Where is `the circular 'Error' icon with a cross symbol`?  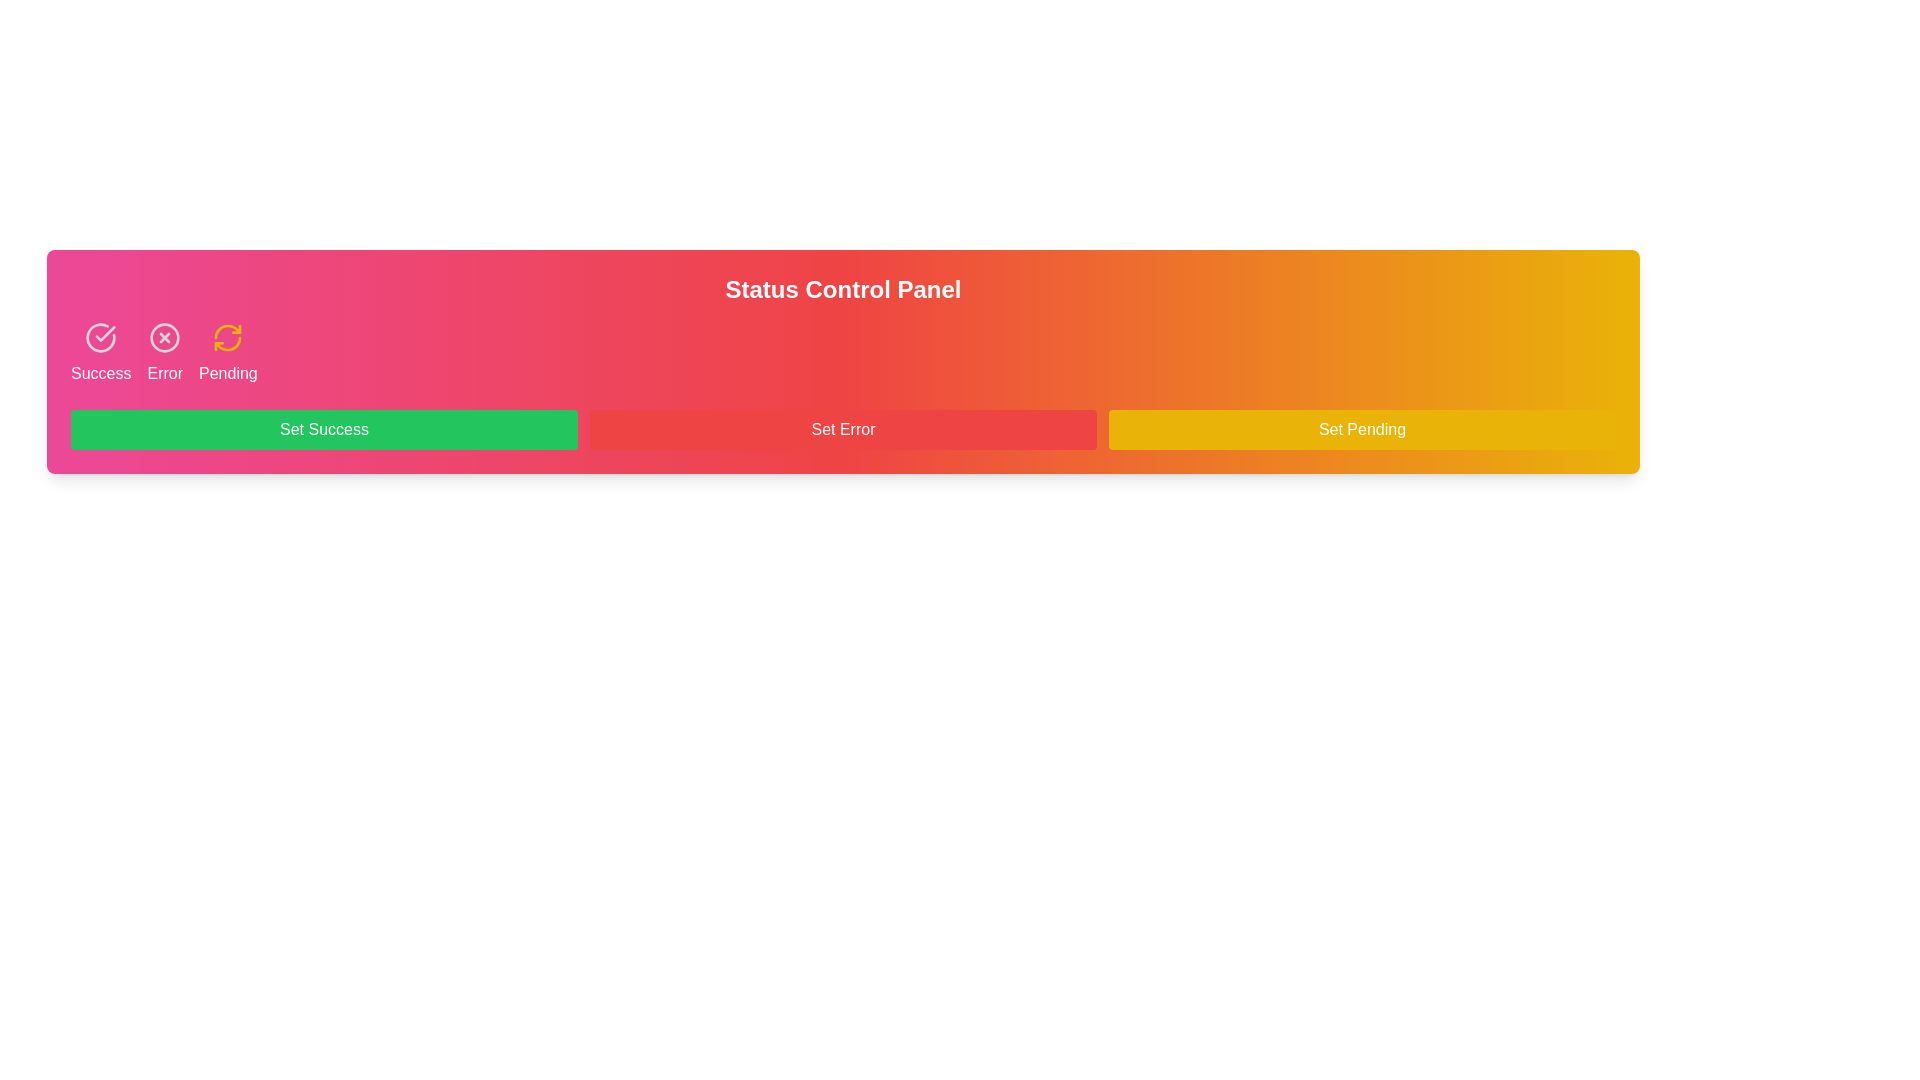
the circular 'Error' icon with a cross symbol is located at coordinates (165, 337).